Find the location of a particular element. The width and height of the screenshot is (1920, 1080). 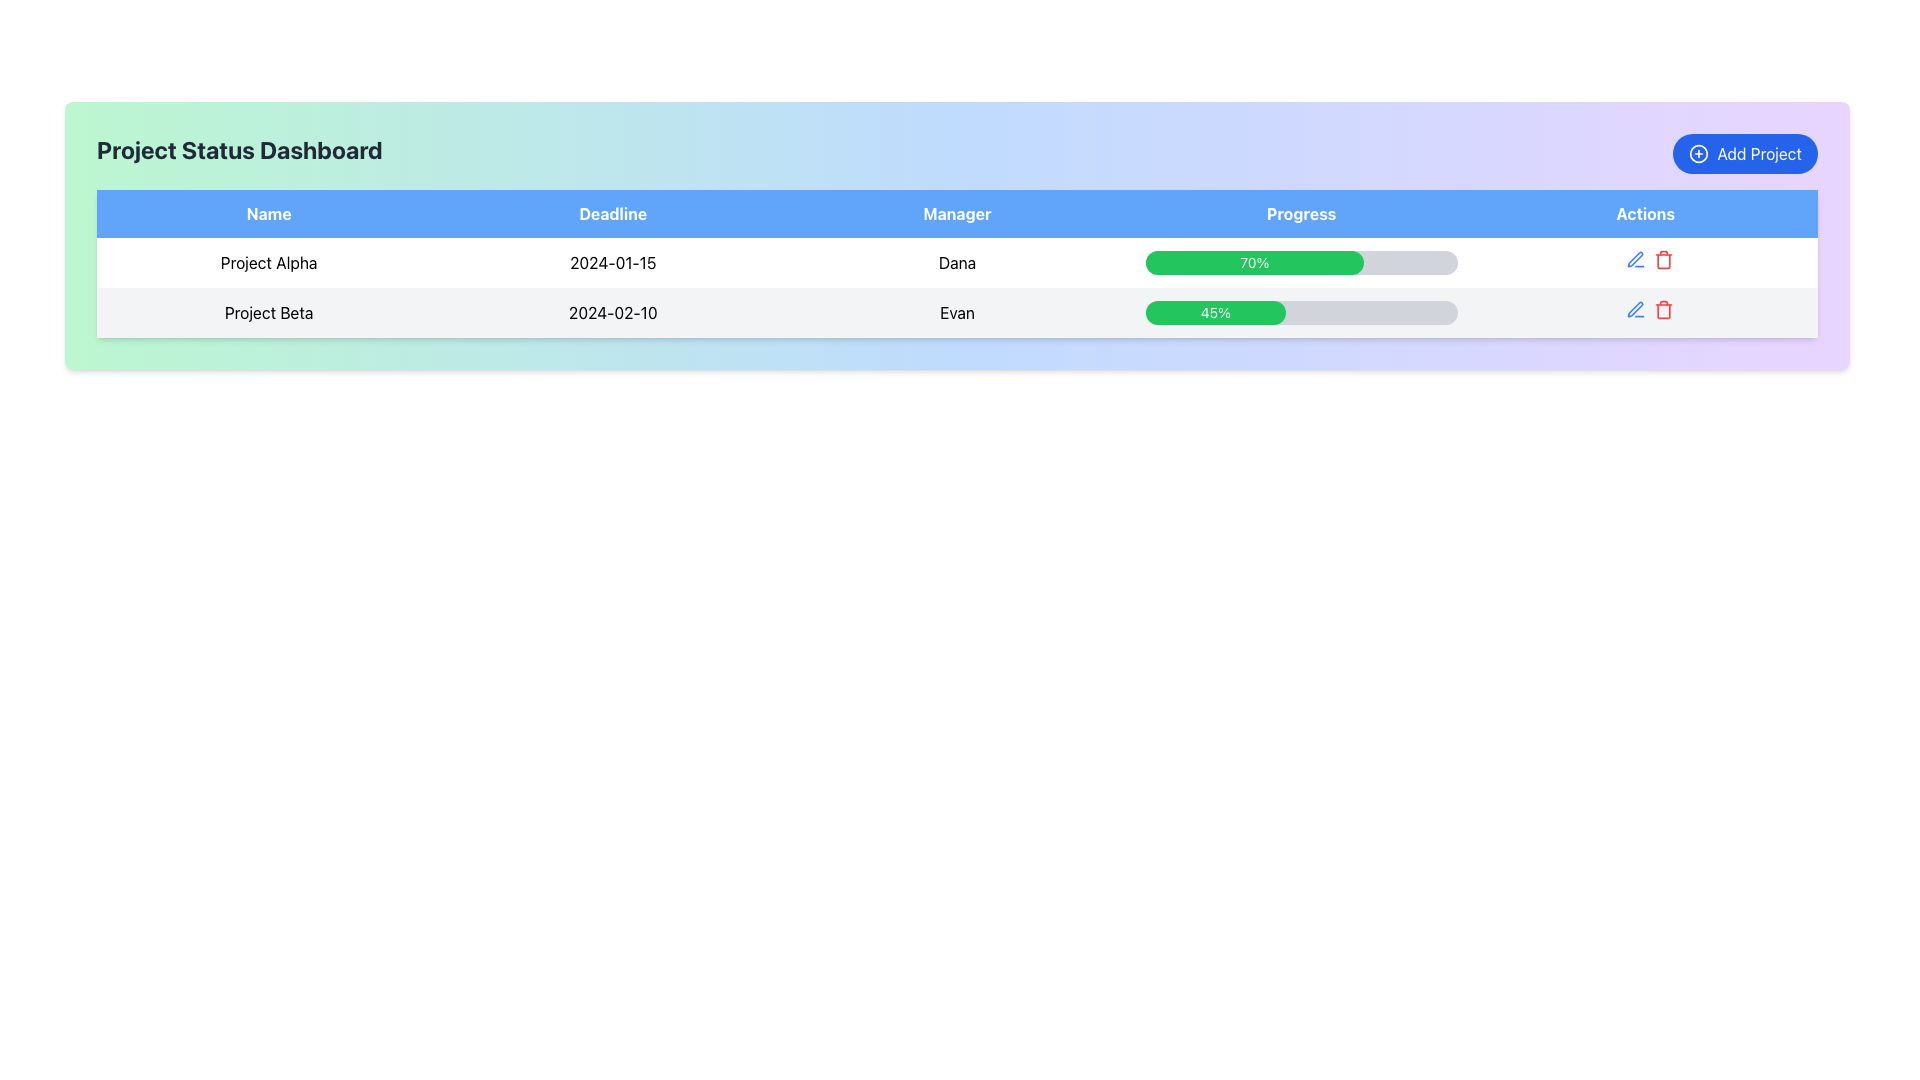

the progress value of the Progress bar for 'Project Beta', which indicates that the project is 45% complete, located in the second row of the table between the 'Manager' column and the 'Actions' column is located at coordinates (1301, 312).